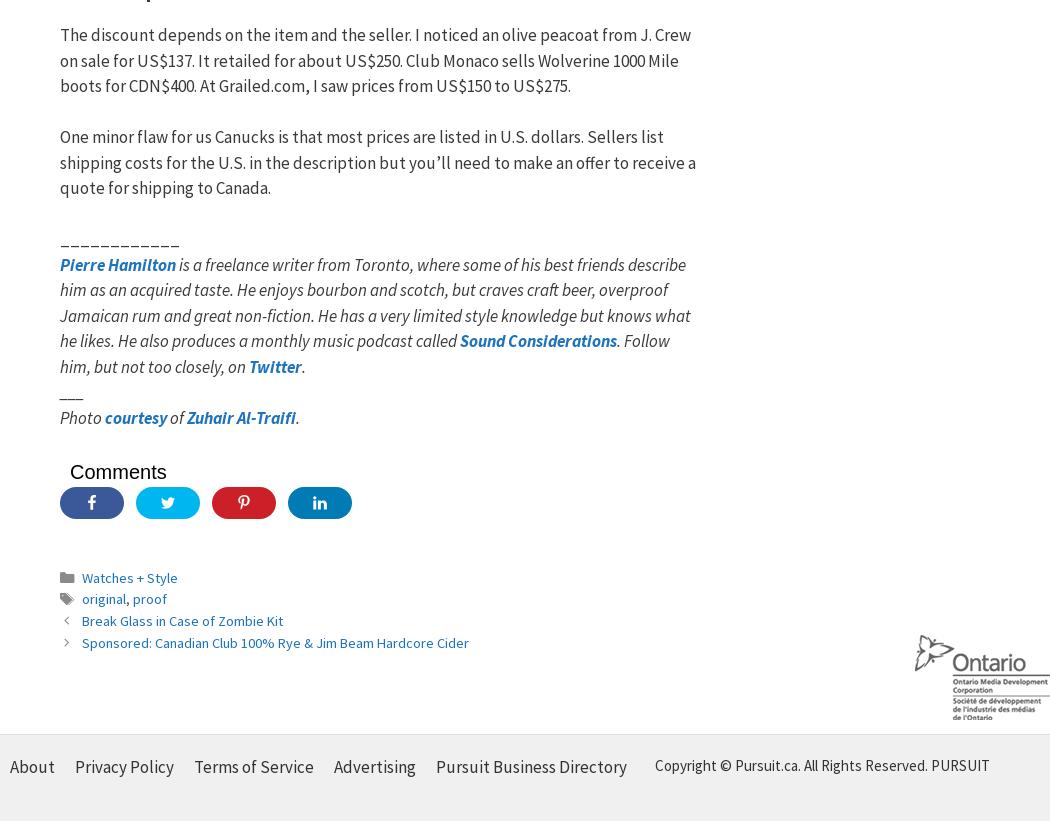 The height and width of the screenshot is (821, 1050). Describe the element at coordinates (959, 764) in the screenshot. I see `'PURSUIT'` at that location.